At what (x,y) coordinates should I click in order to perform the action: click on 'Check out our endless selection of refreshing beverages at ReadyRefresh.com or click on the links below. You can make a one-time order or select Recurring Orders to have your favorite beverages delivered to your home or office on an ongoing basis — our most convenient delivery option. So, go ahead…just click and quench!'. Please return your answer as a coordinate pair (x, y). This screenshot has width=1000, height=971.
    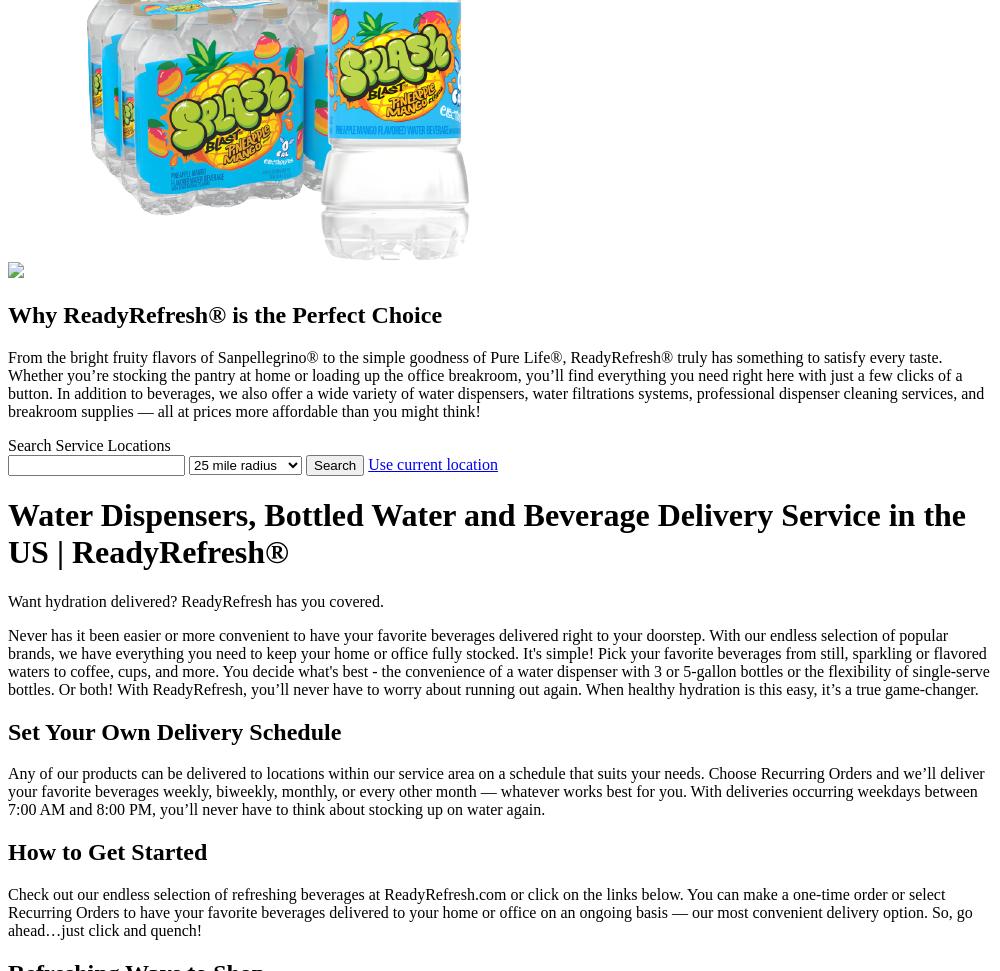
    Looking at the image, I should click on (489, 912).